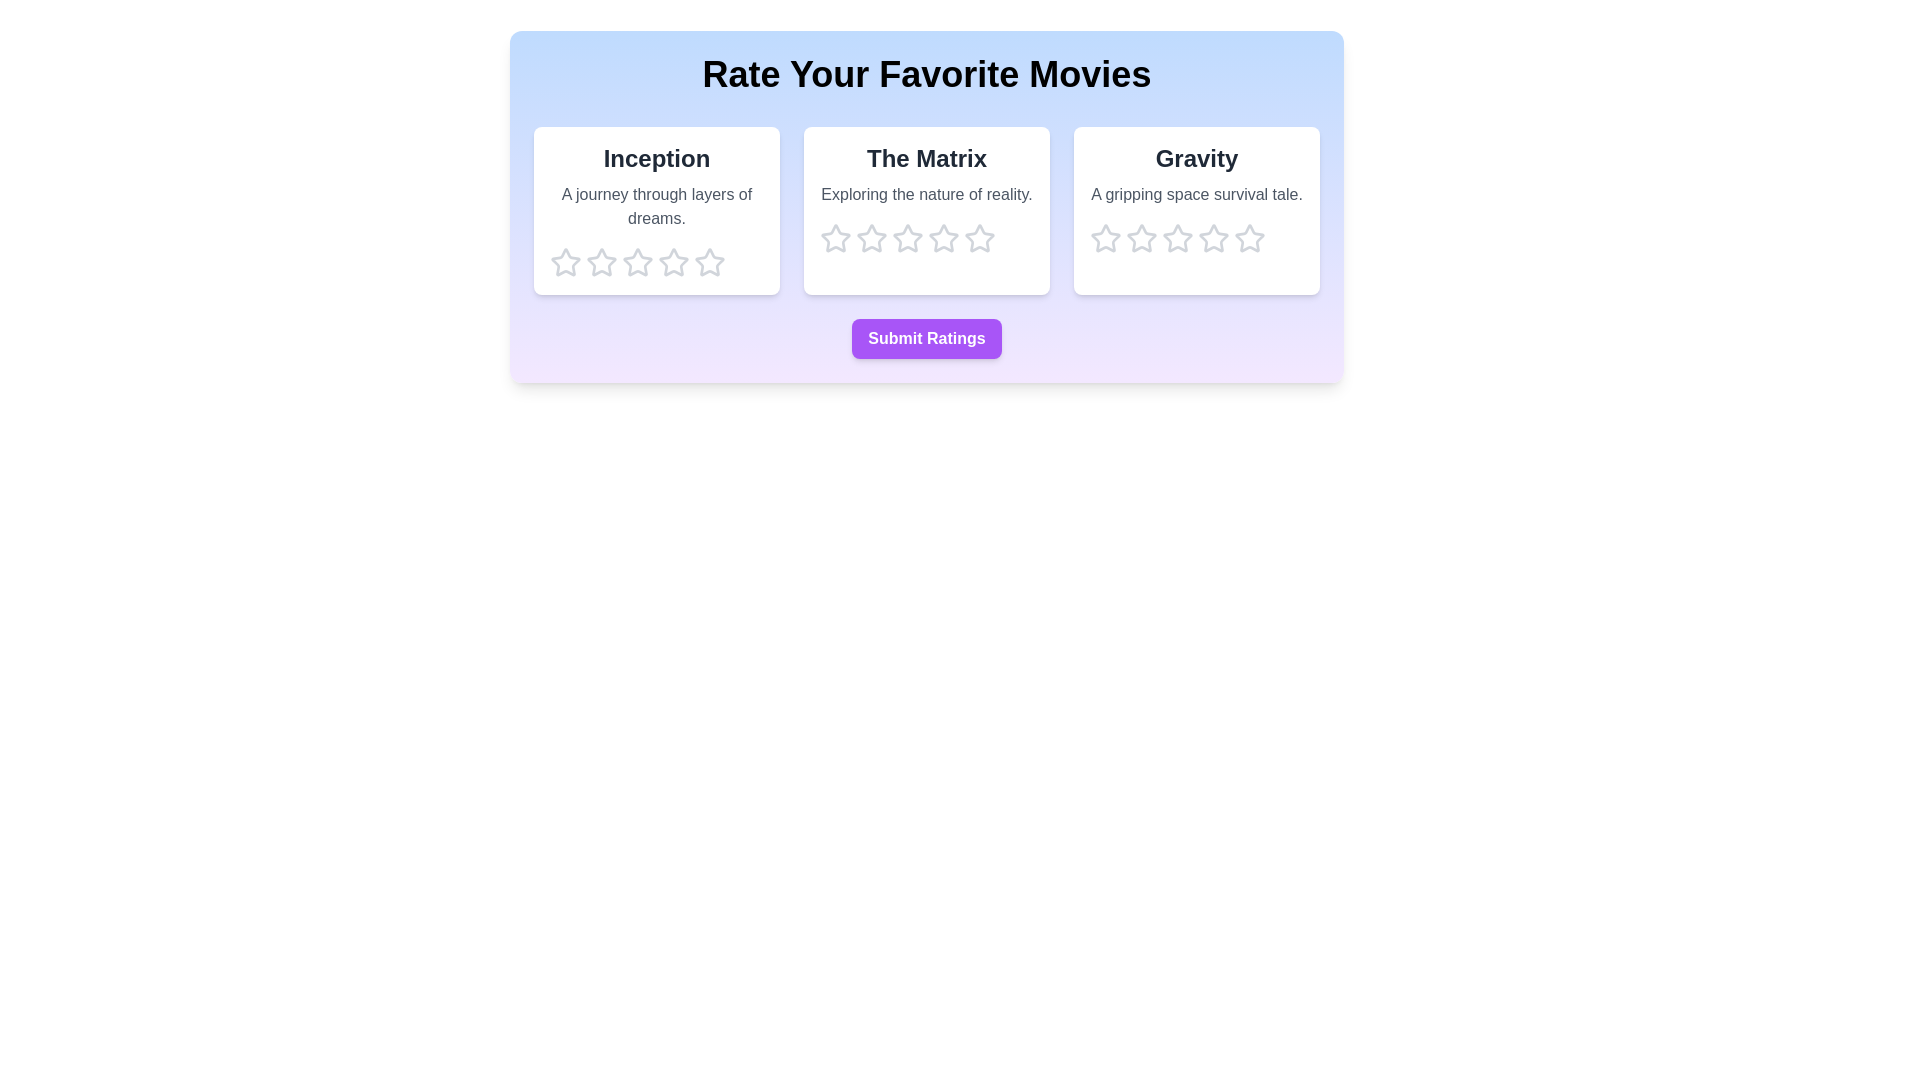 This screenshot has width=1920, height=1080. I want to click on the star corresponding to 5 for the movie Inception, so click(710, 261).